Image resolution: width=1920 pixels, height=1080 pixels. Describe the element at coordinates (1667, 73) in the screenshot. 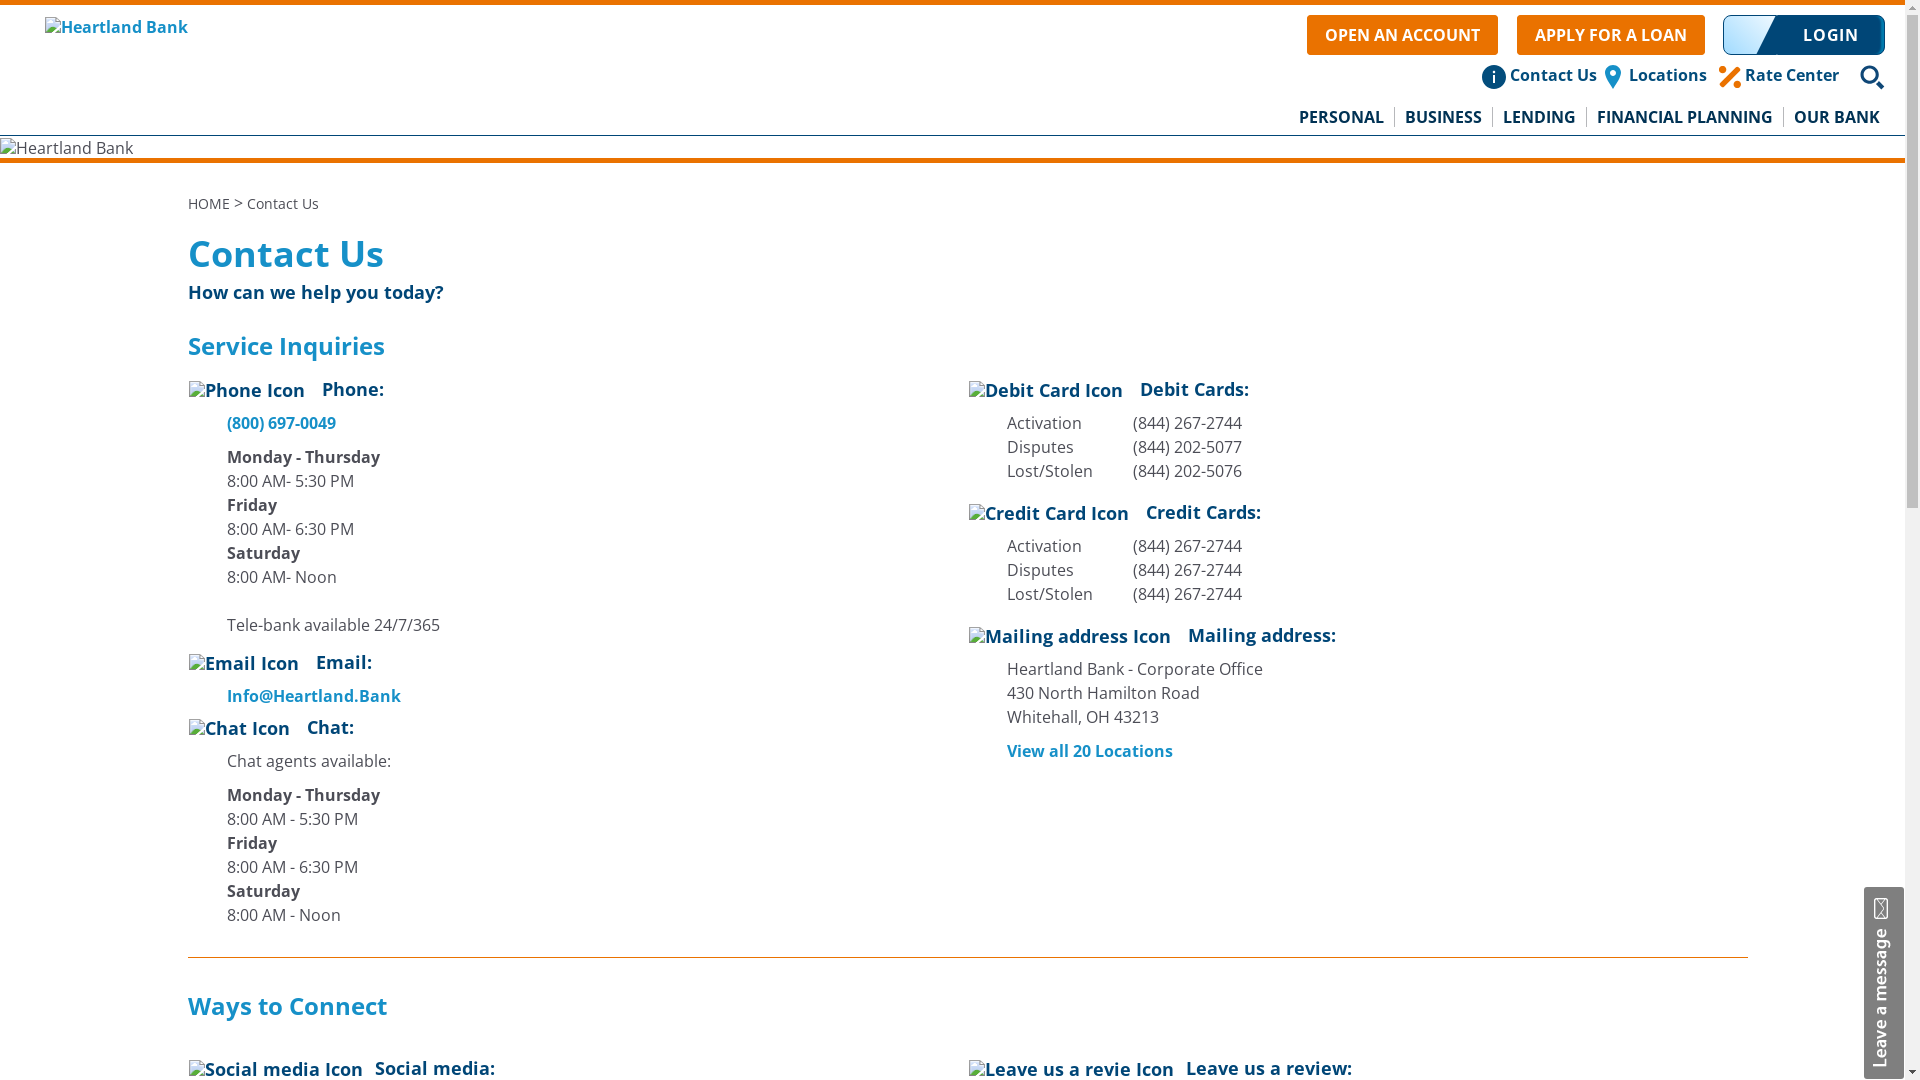

I see `'Locations'` at that location.